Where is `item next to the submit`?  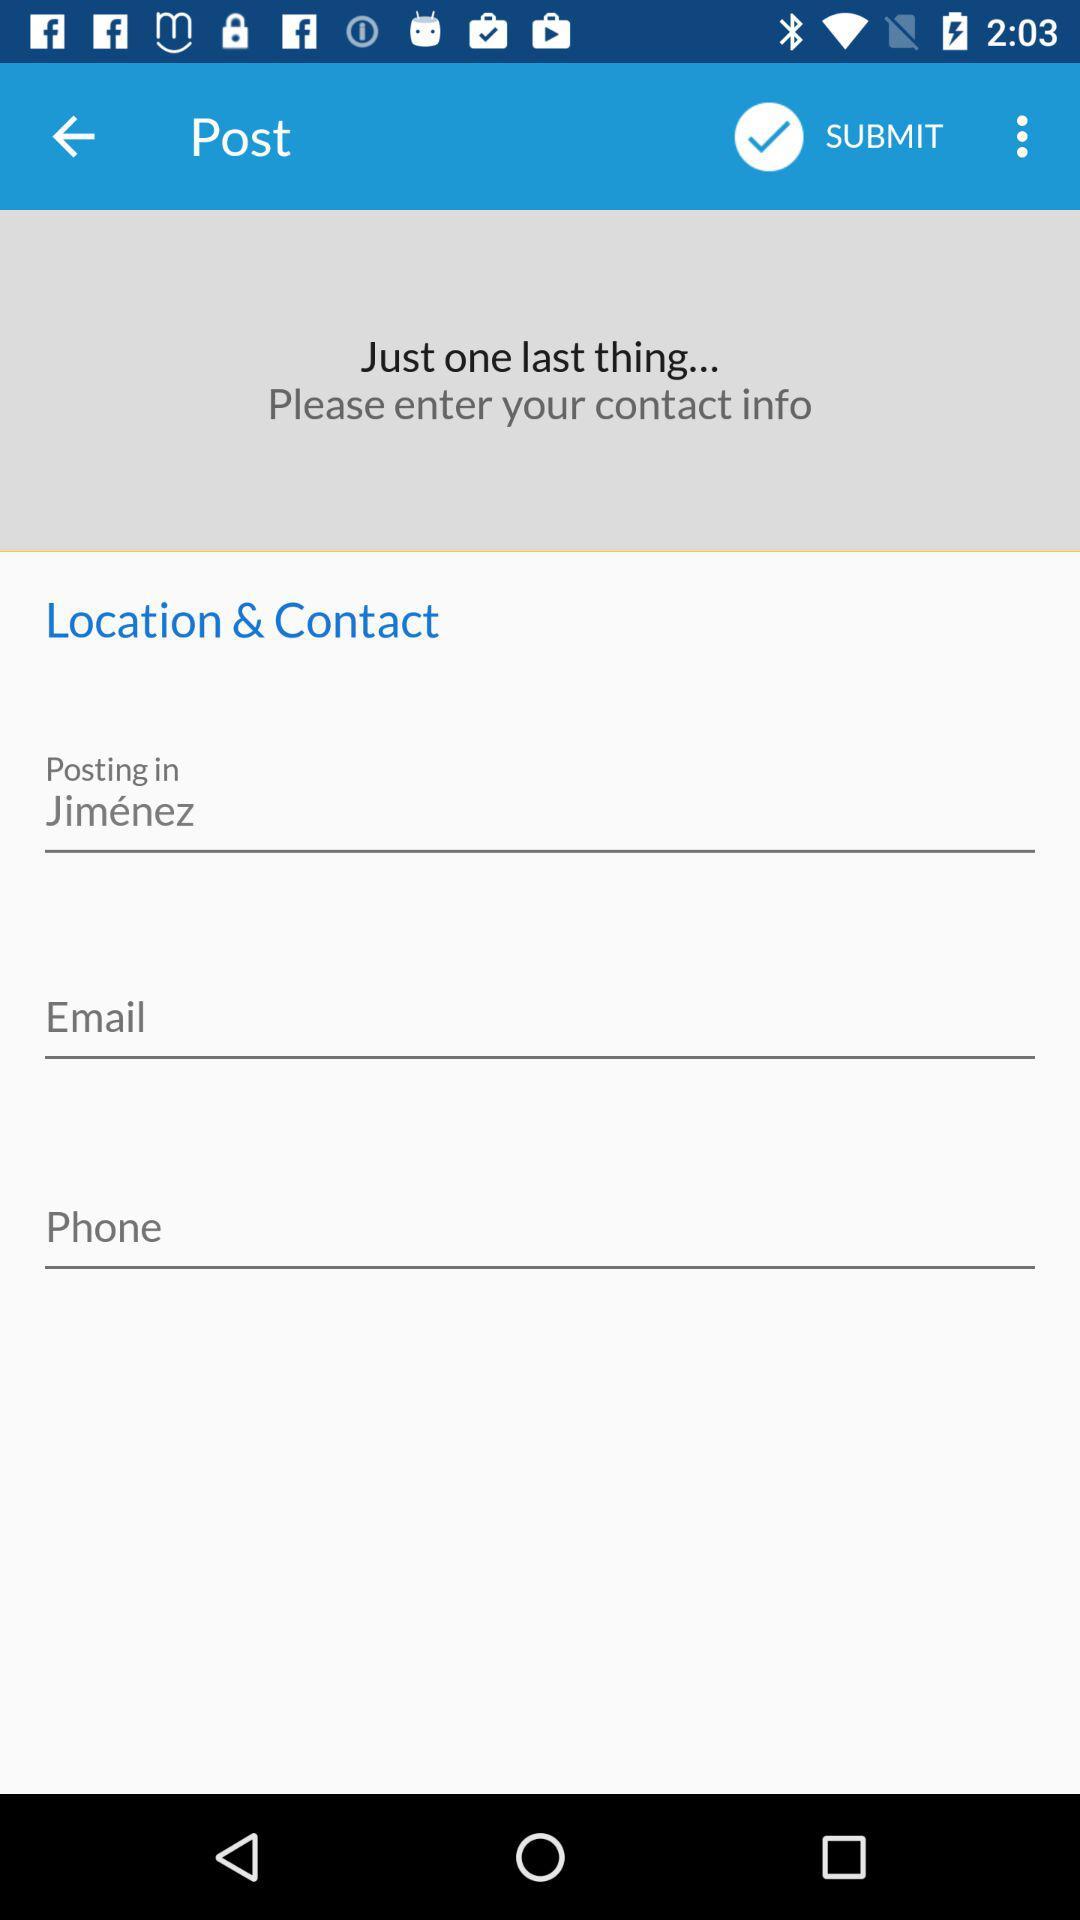
item next to the submit is located at coordinates (1027, 135).